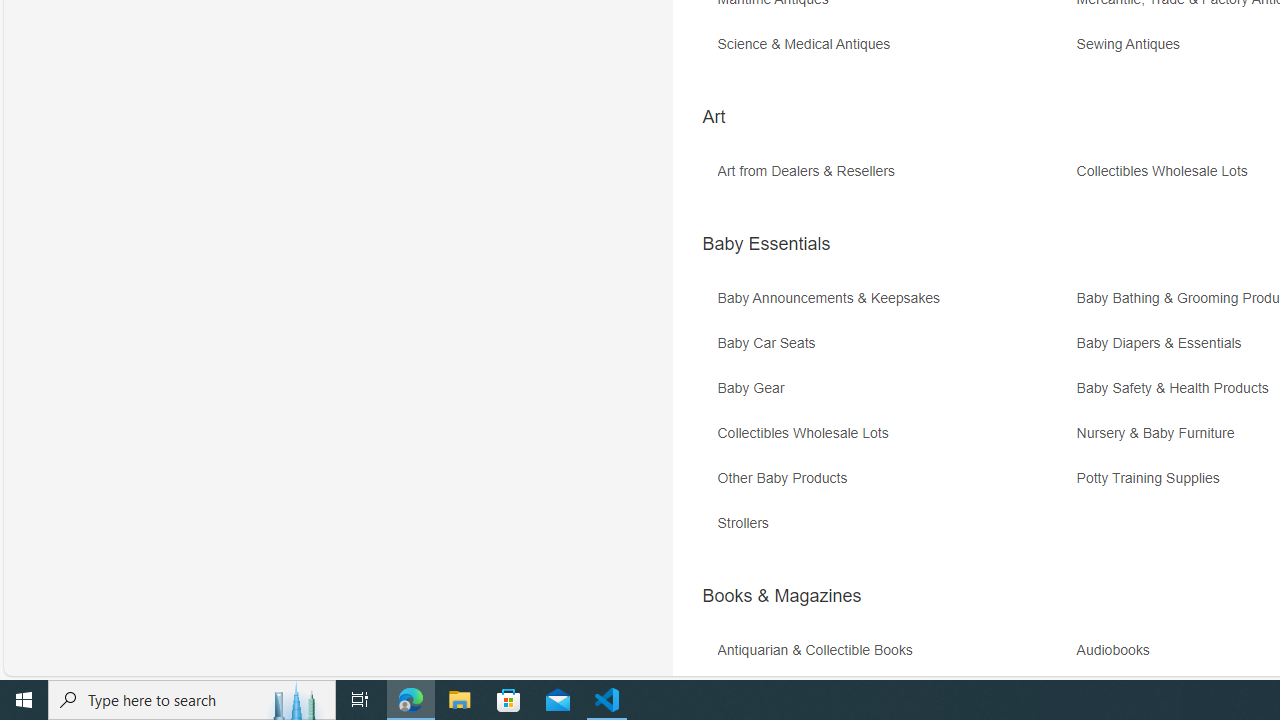  I want to click on 'Other Baby Products', so click(893, 485).